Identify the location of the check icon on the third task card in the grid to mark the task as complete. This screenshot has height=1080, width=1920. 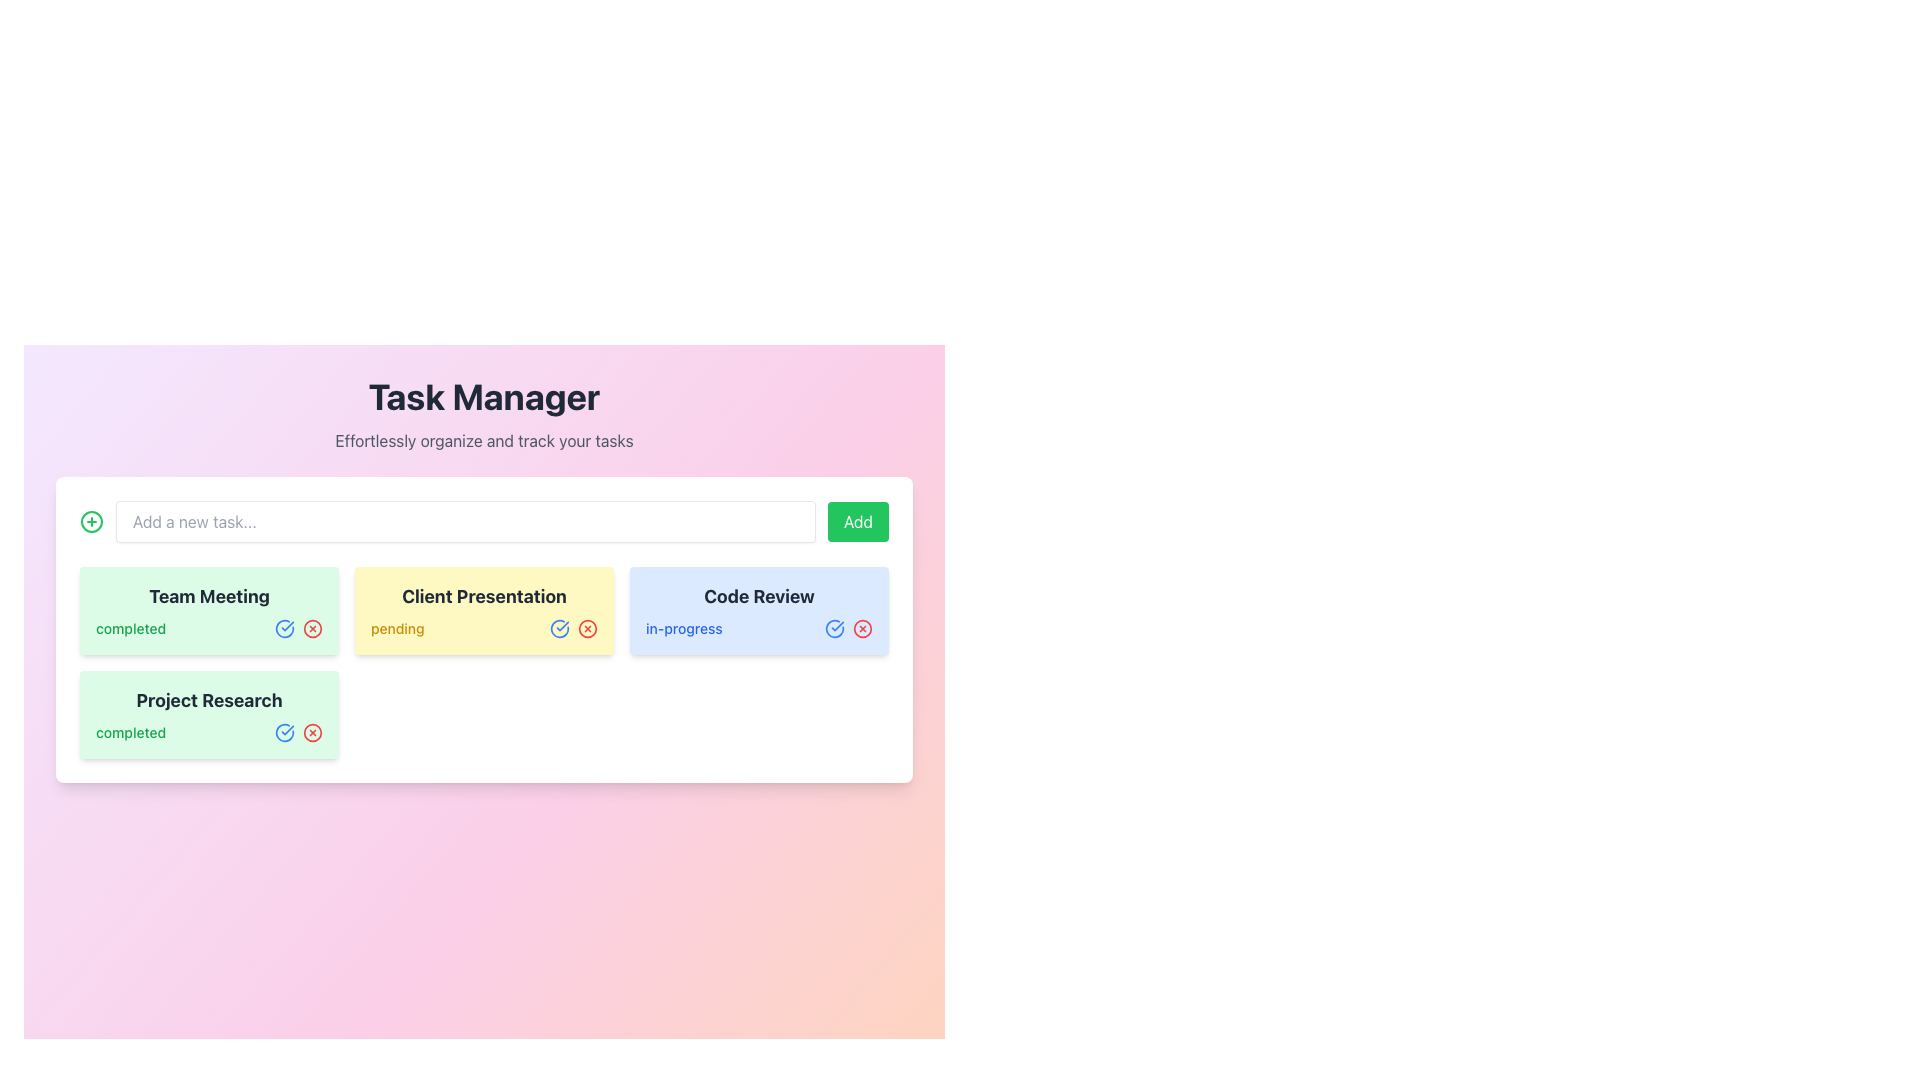
(758, 609).